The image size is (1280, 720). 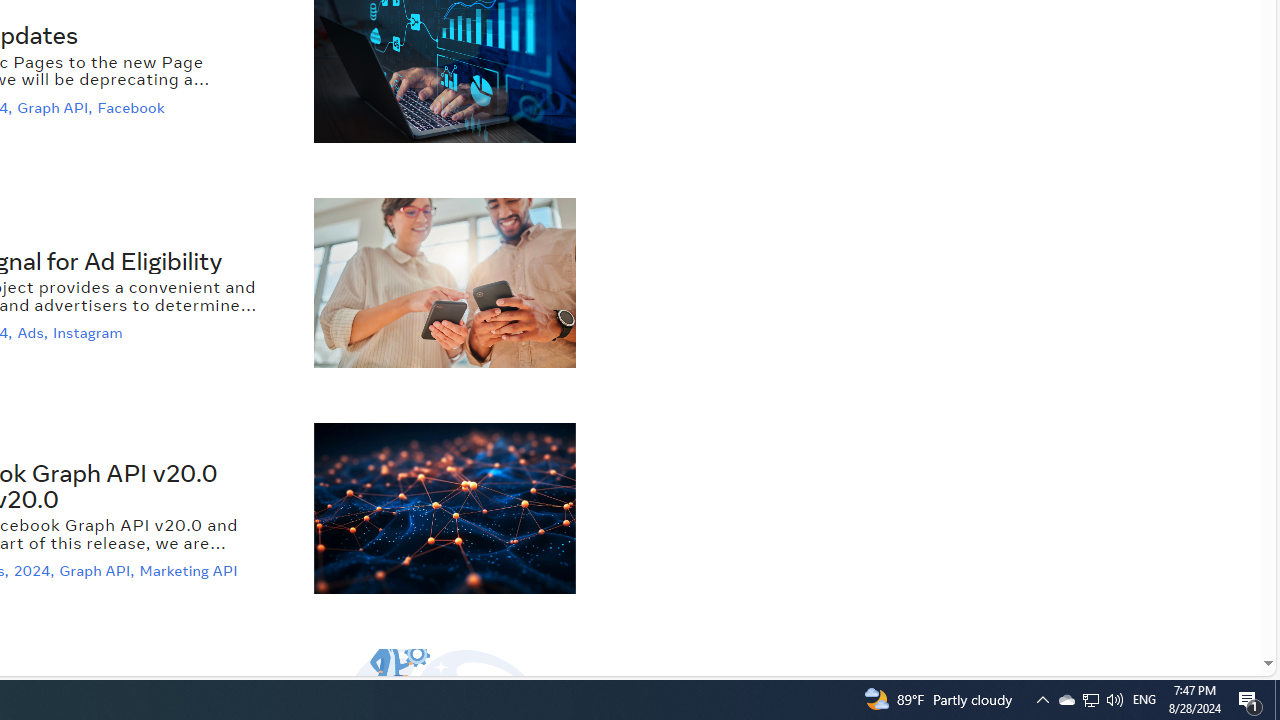 I want to click on 'Instagram', so click(x=89, y=332).